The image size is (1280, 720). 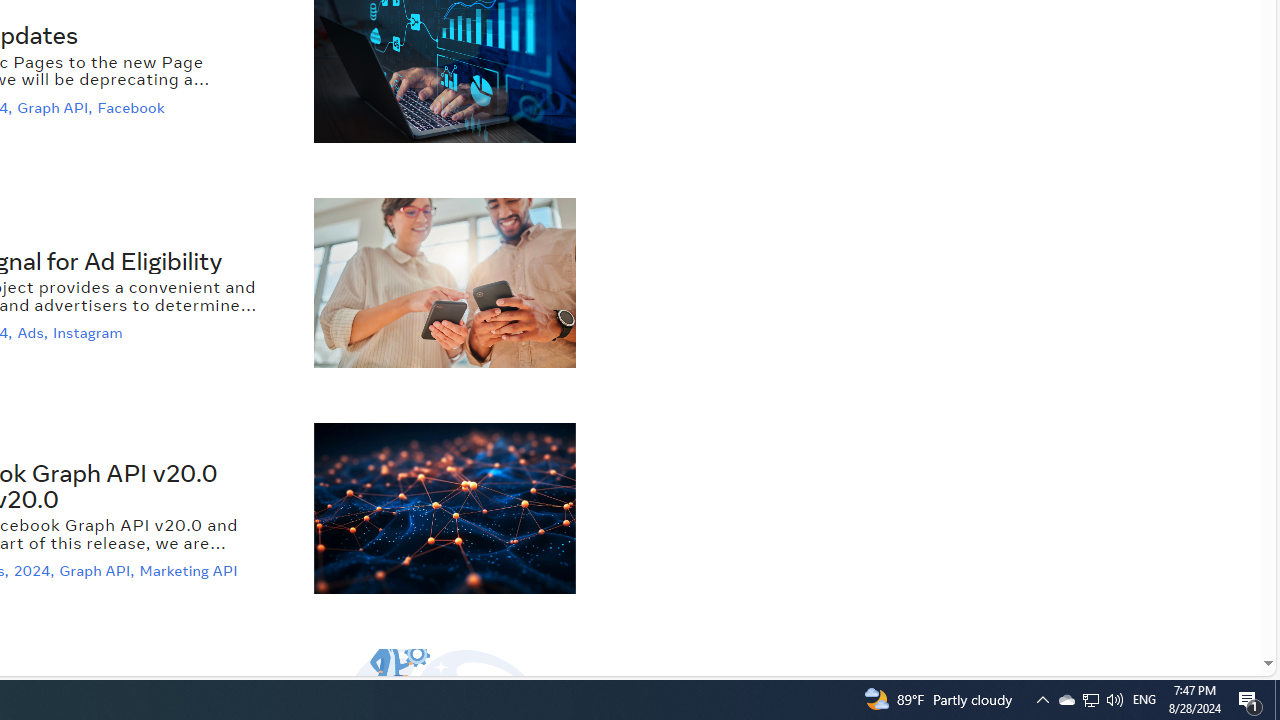 I want to click on 'Instagram', so click(x=89, y=332).